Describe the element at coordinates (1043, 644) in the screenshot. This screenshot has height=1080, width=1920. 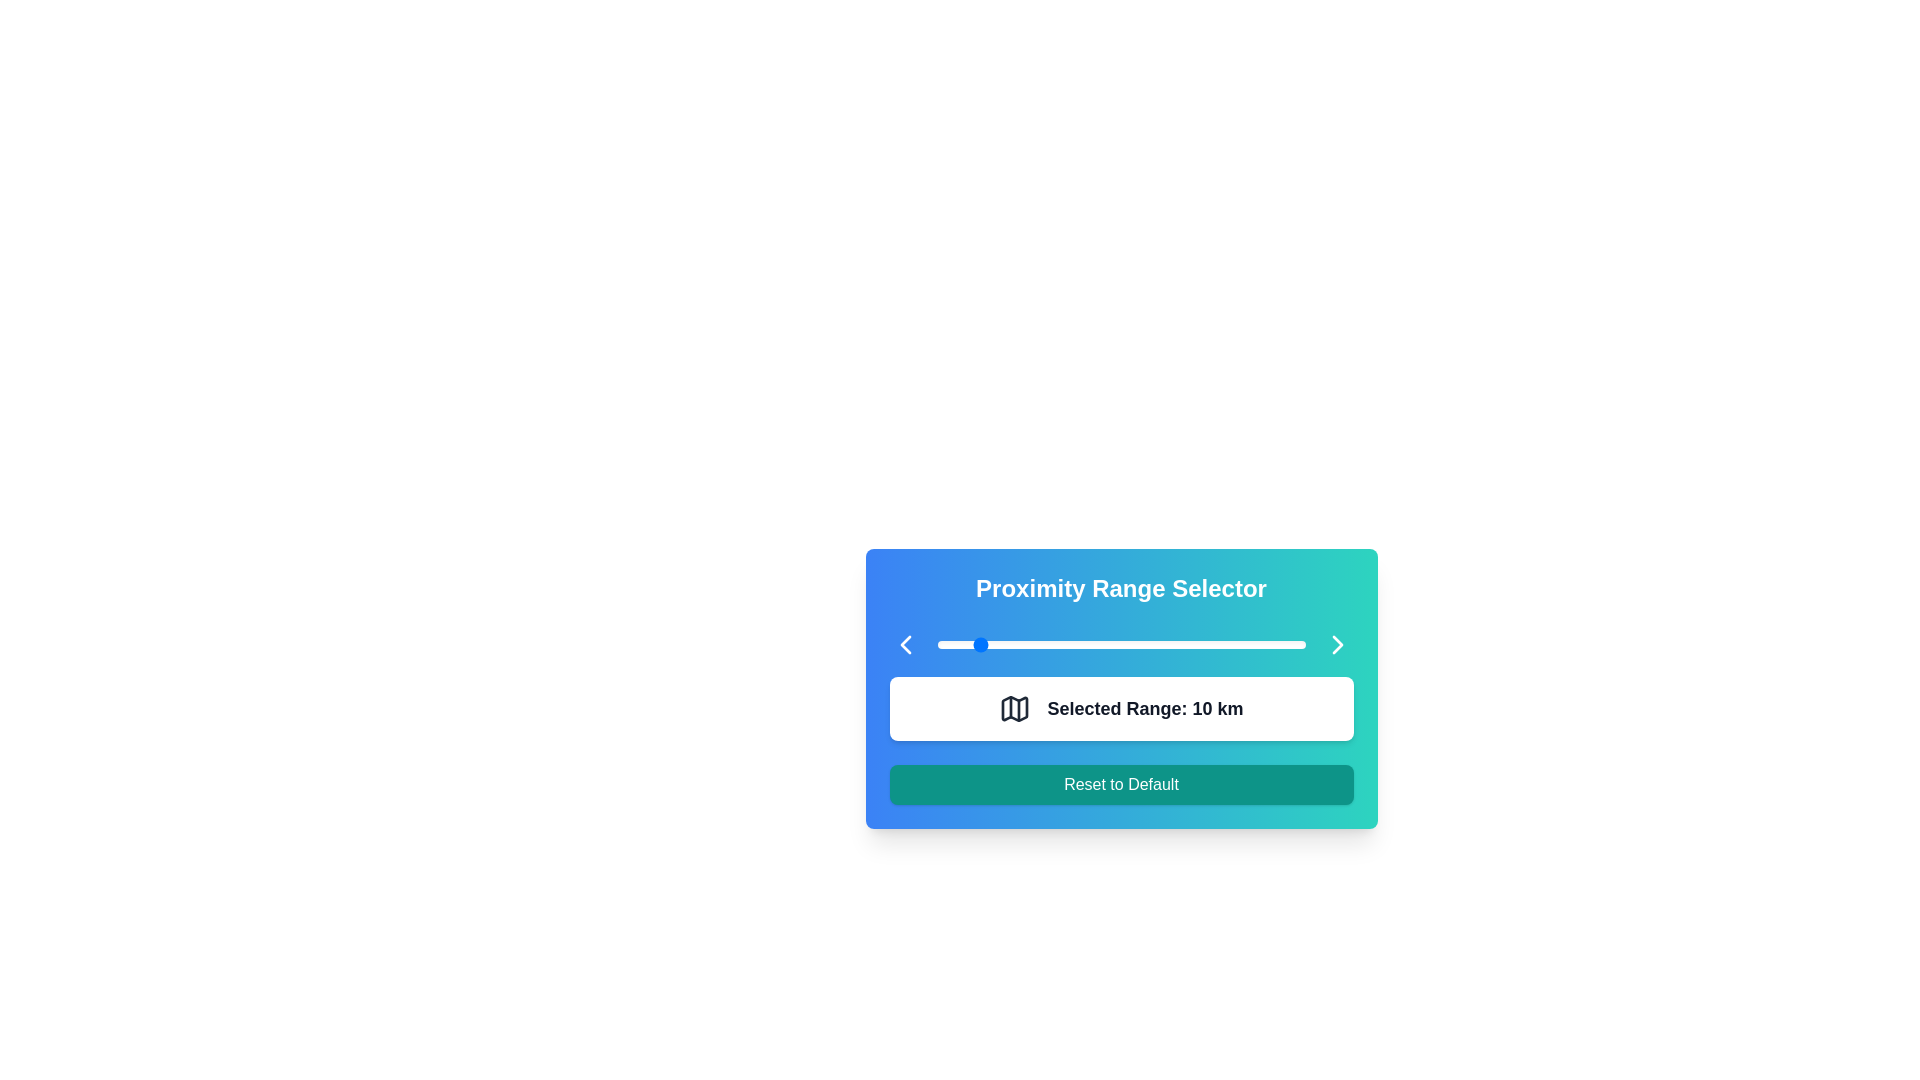
I see `the proximity range` at that location.